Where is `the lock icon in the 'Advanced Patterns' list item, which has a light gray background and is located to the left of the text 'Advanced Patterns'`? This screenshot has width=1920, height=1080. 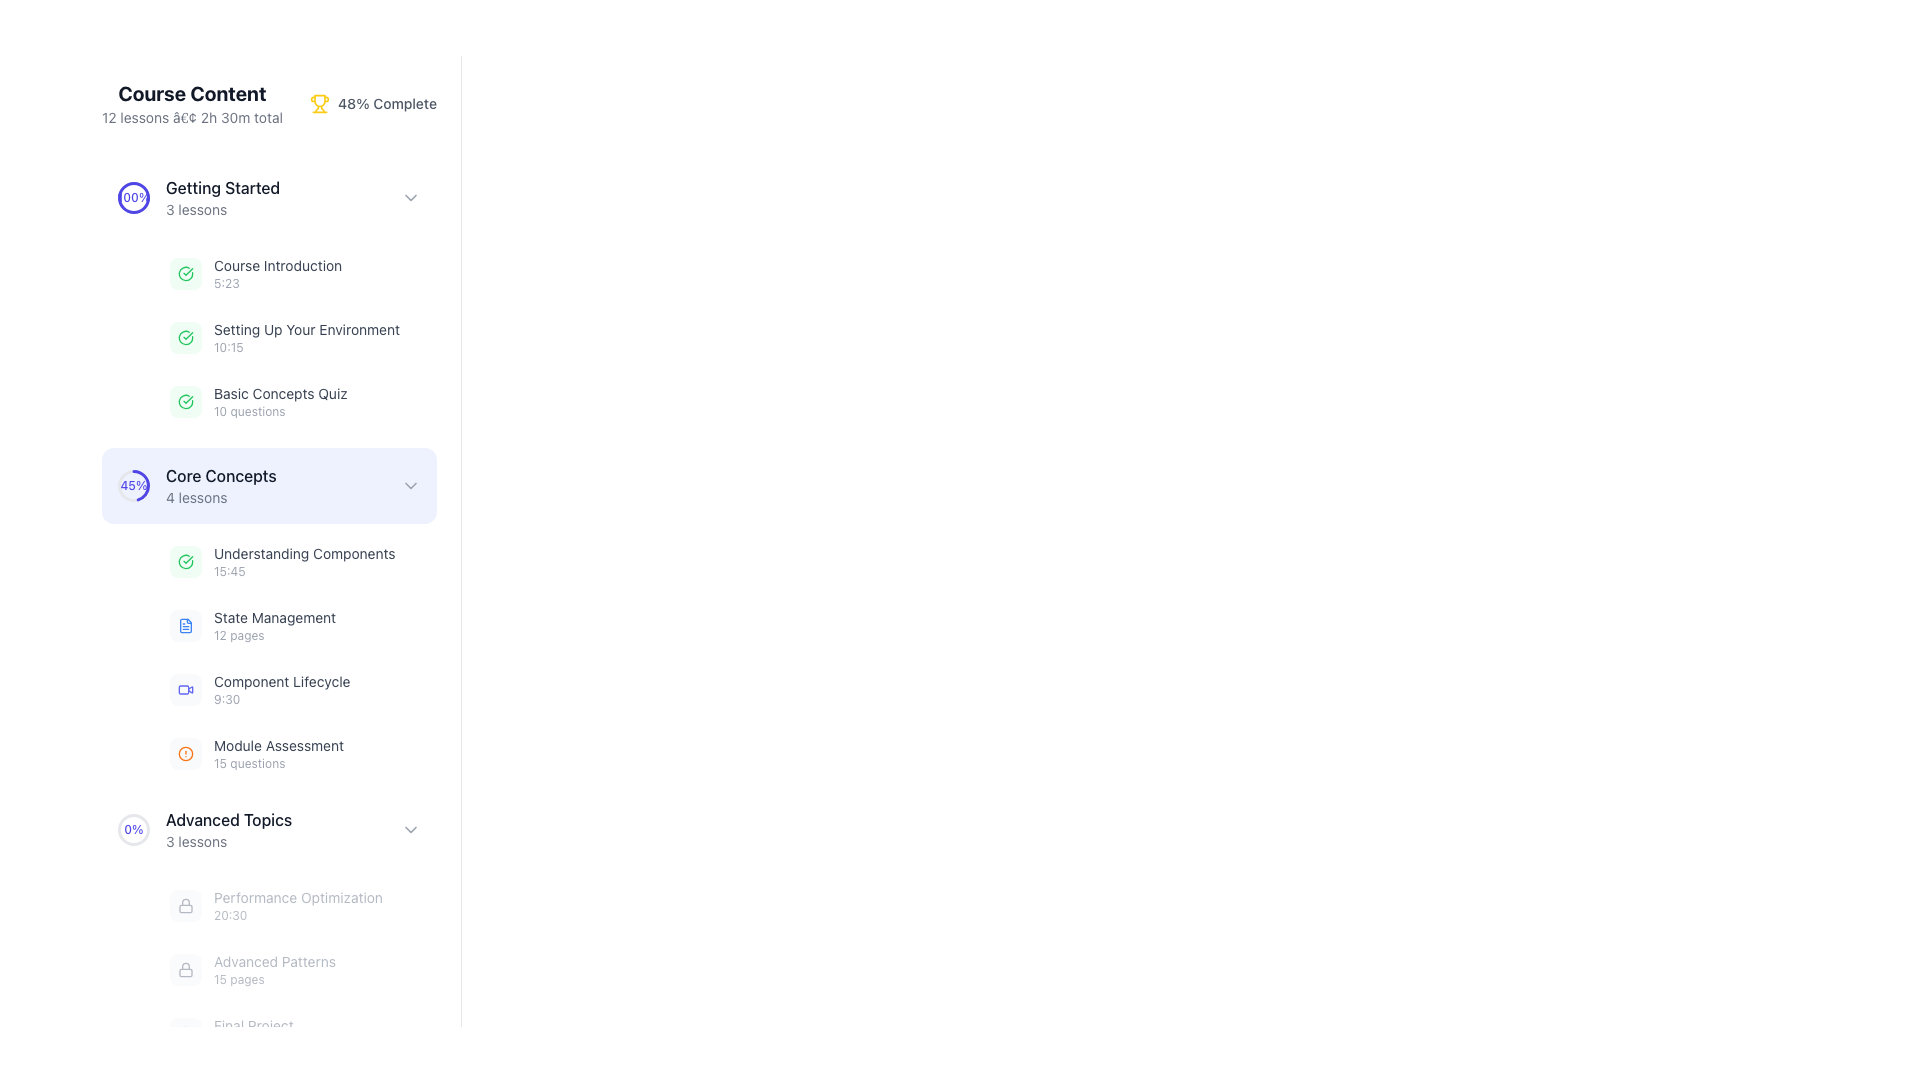 the lock icon in the 'Advanced Patterns' list item, which has a light gray background and is located to the left of the text 'Advanced Patterns' is located at coordinates (186, 968).